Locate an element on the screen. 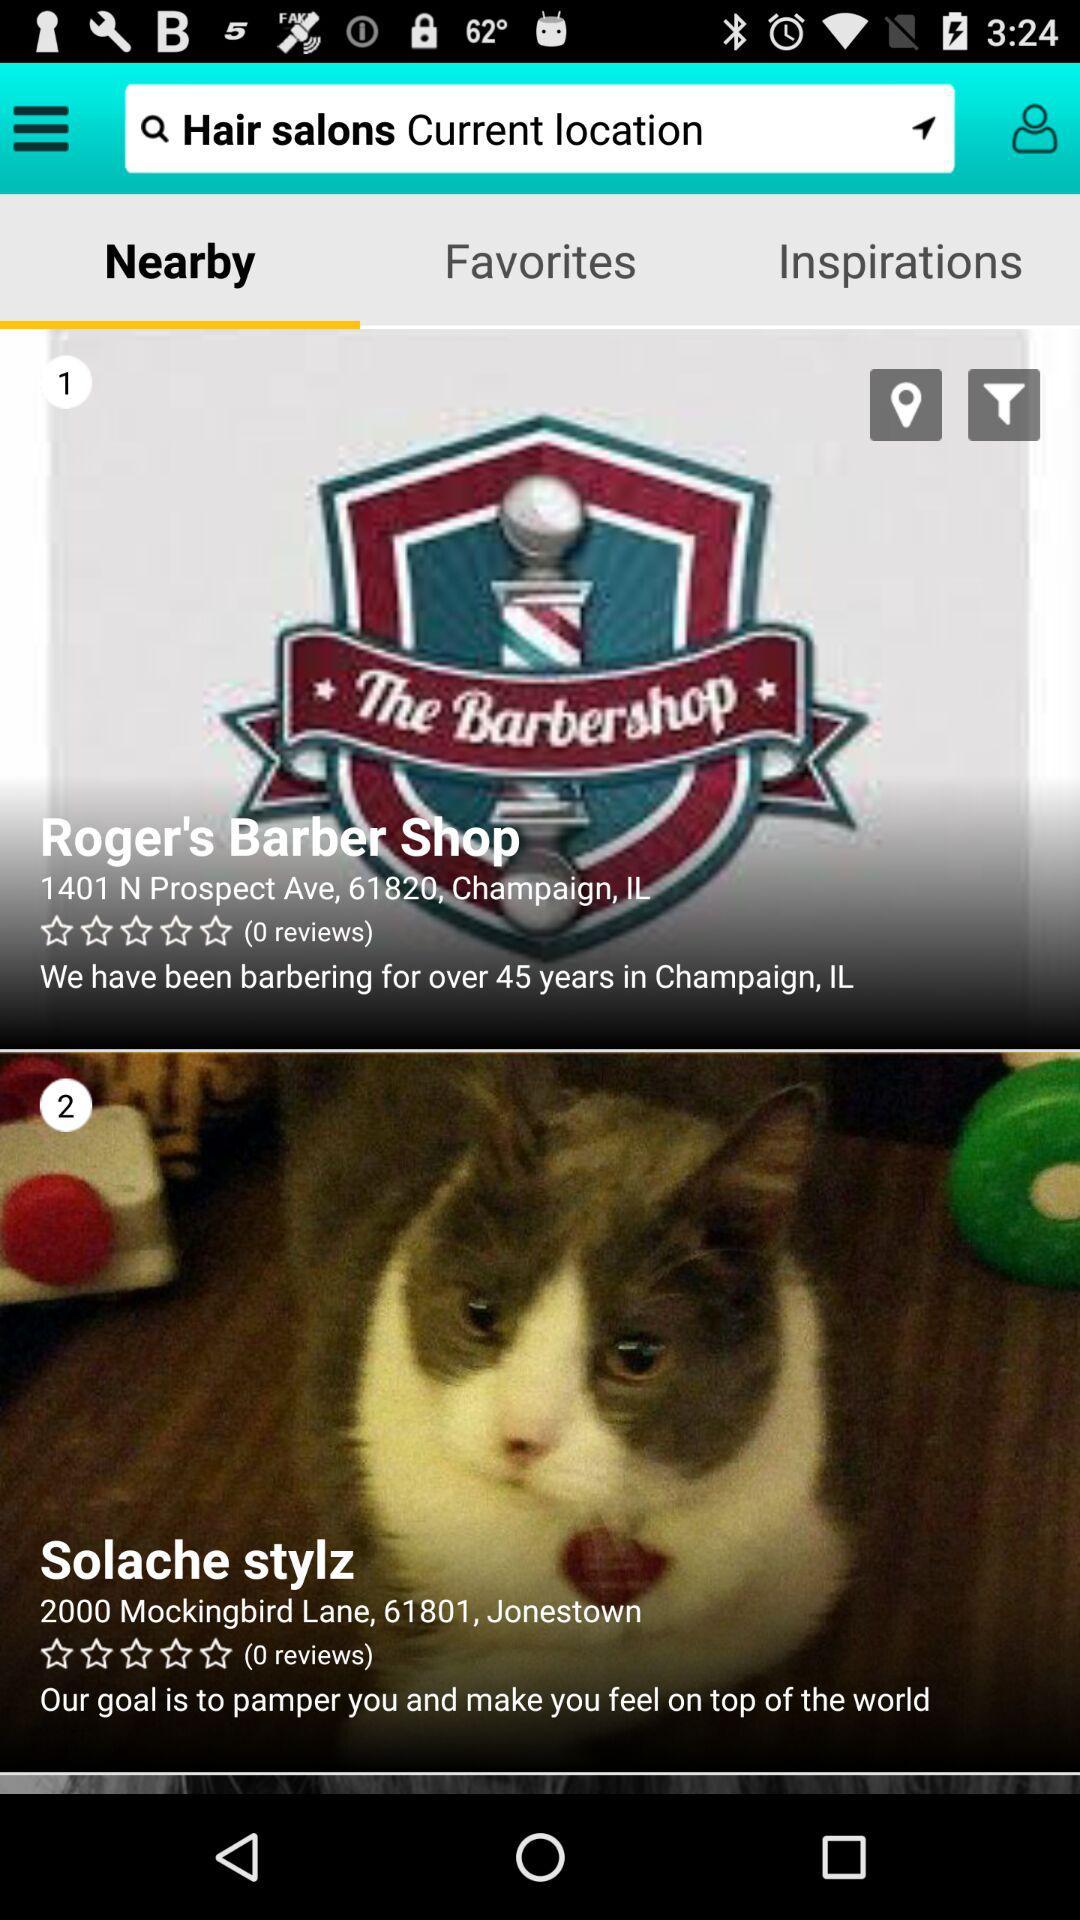 The height and width of the screenshot is (1920, 1080). the item below the hair salons current app is located at coordinates (540, 258).